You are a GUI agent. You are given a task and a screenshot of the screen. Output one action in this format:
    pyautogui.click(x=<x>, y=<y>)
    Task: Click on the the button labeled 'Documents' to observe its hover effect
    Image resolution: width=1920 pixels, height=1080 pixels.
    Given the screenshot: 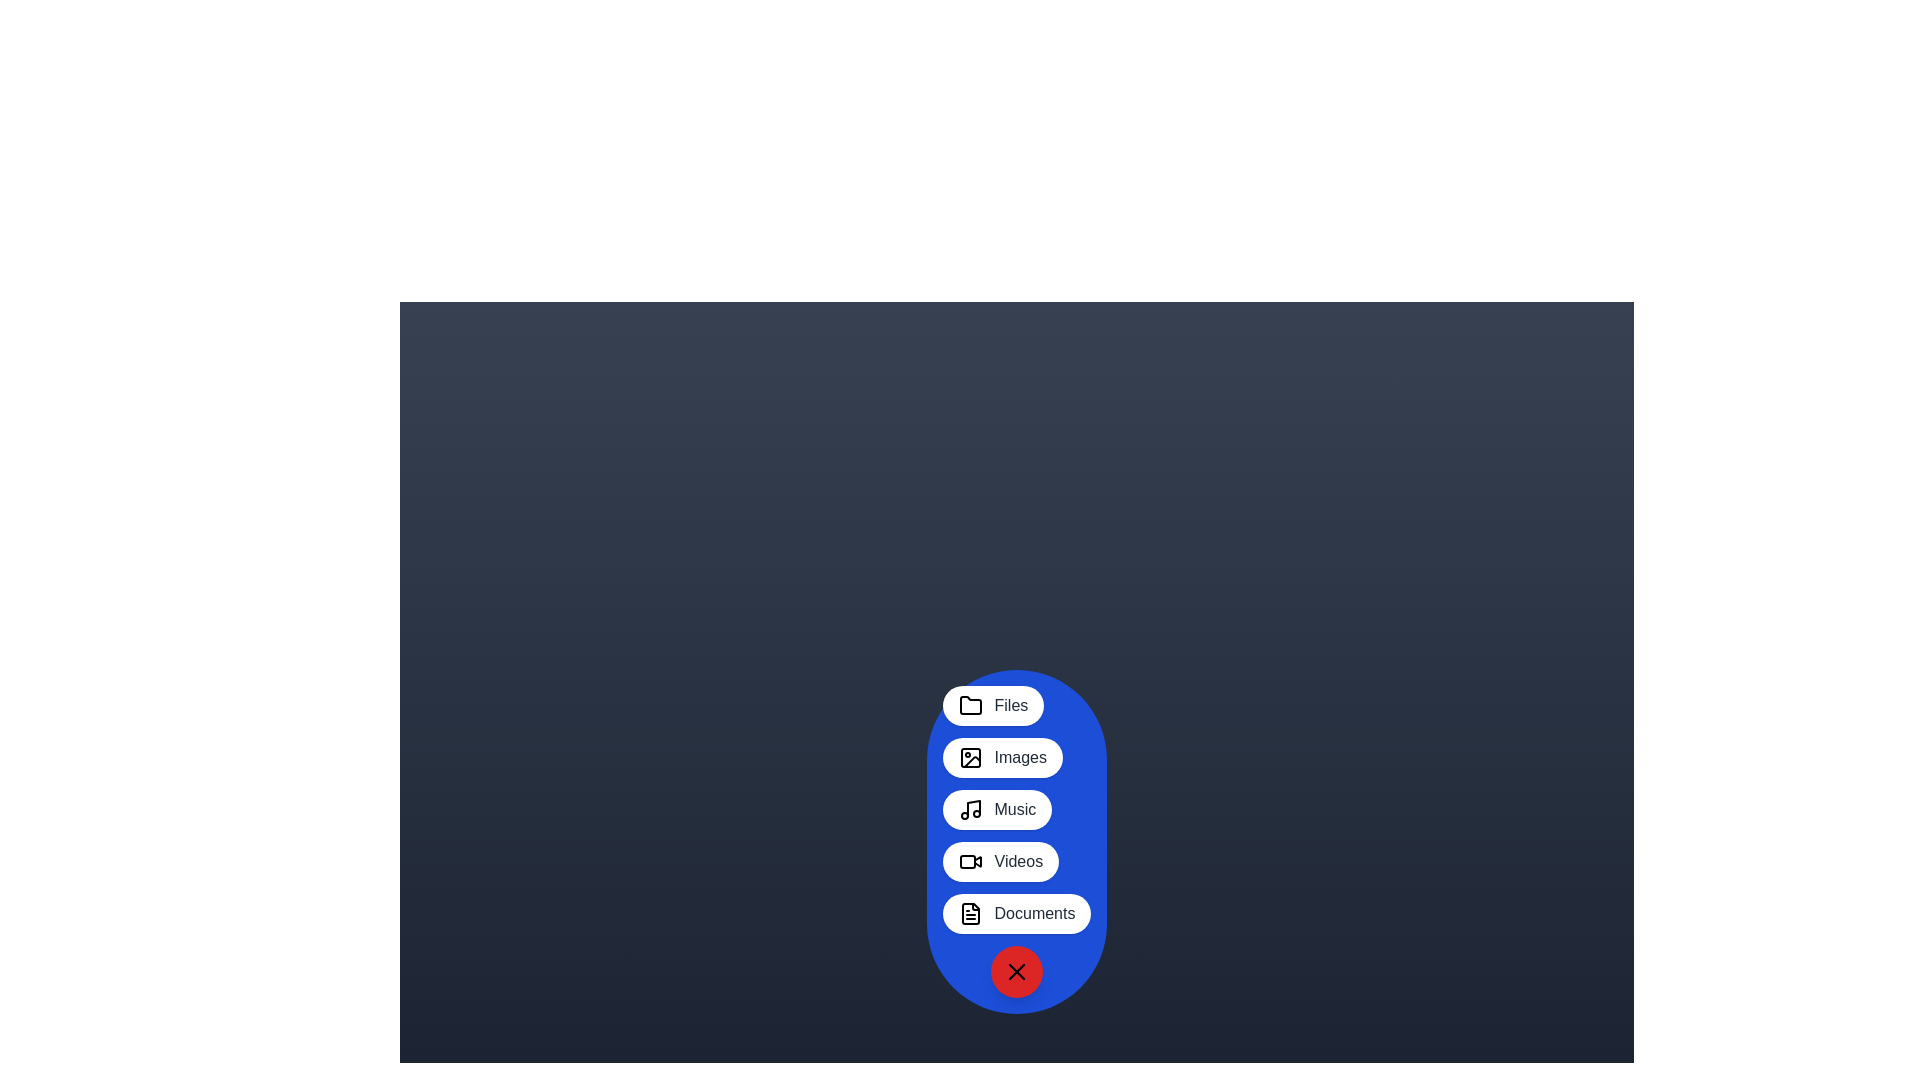 What is the action you would take?
    pyautogui.click(x=1017, y=914)
    